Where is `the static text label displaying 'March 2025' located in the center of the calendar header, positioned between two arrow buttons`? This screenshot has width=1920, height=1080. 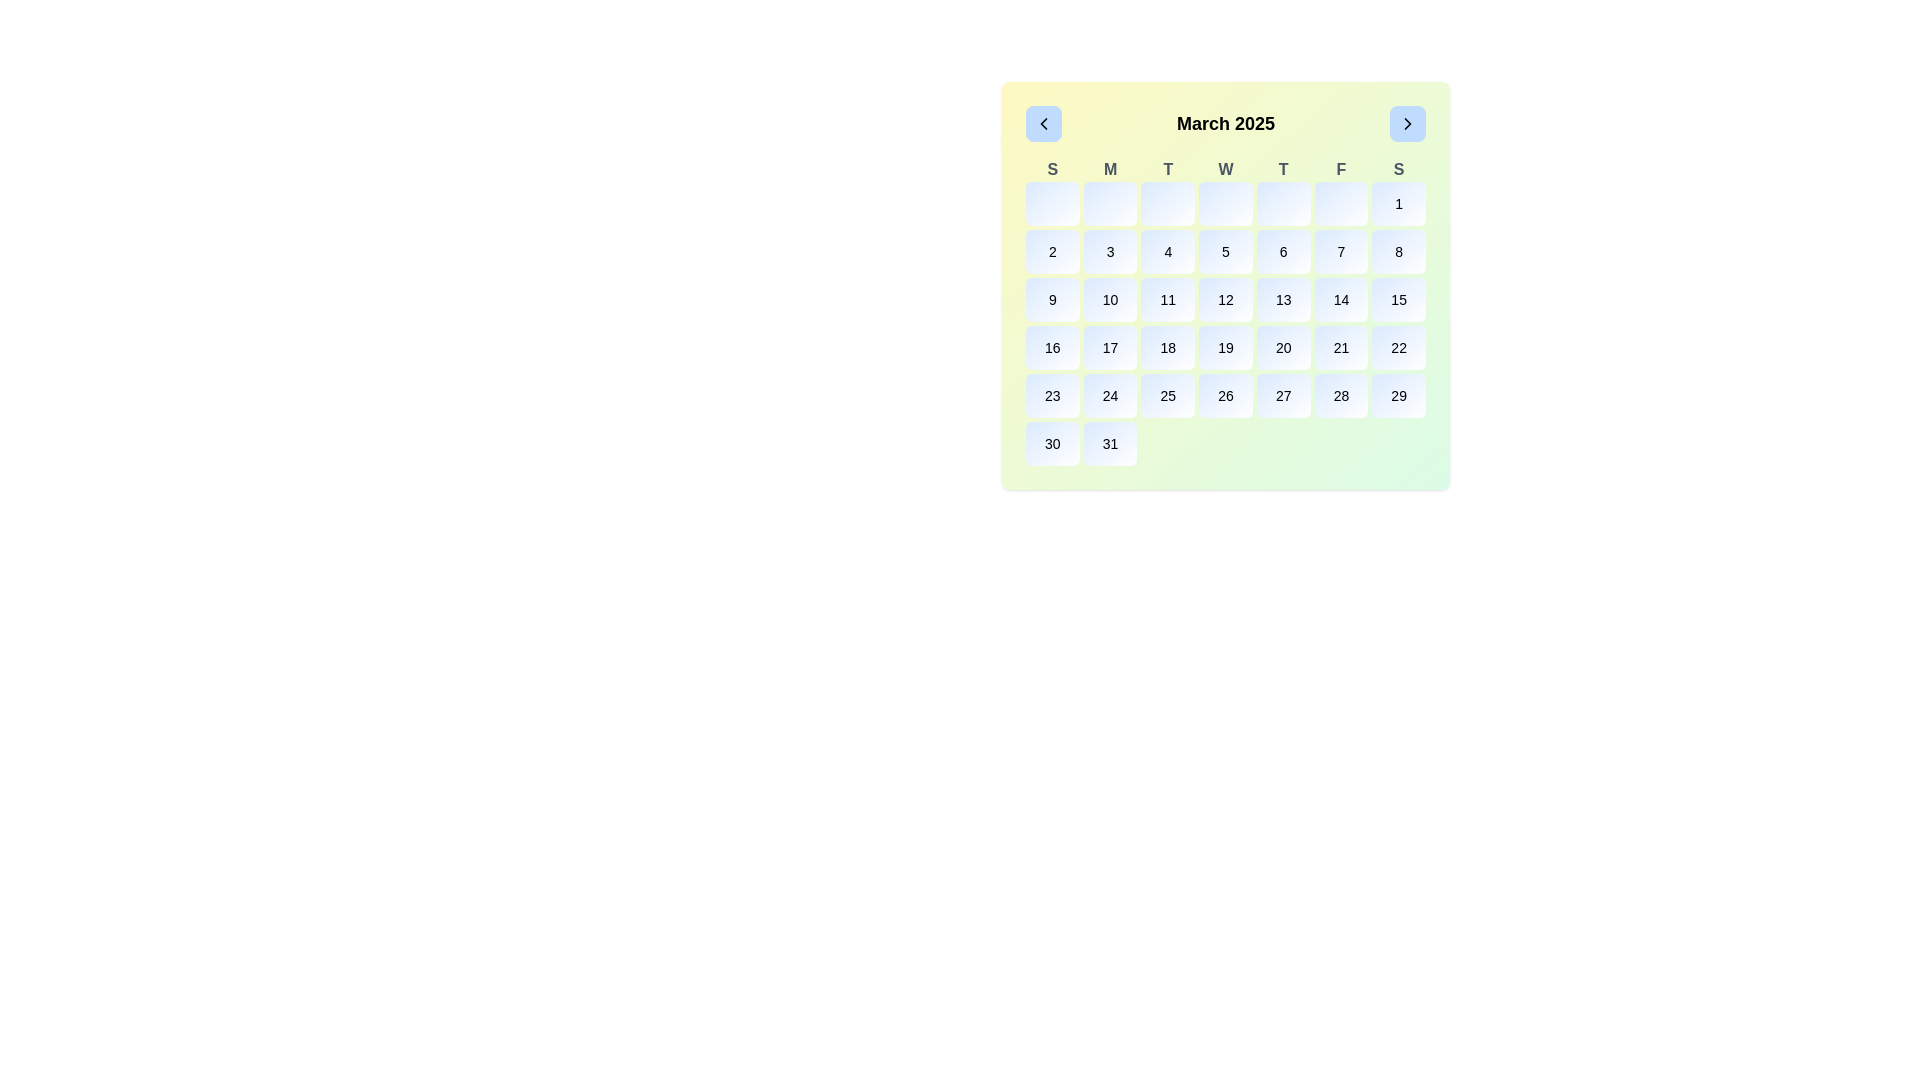
the static text label displaying 'March 2025' located in the center of the calendar header, positioned between two arrow buttons is located at coordinates (1224, 123).